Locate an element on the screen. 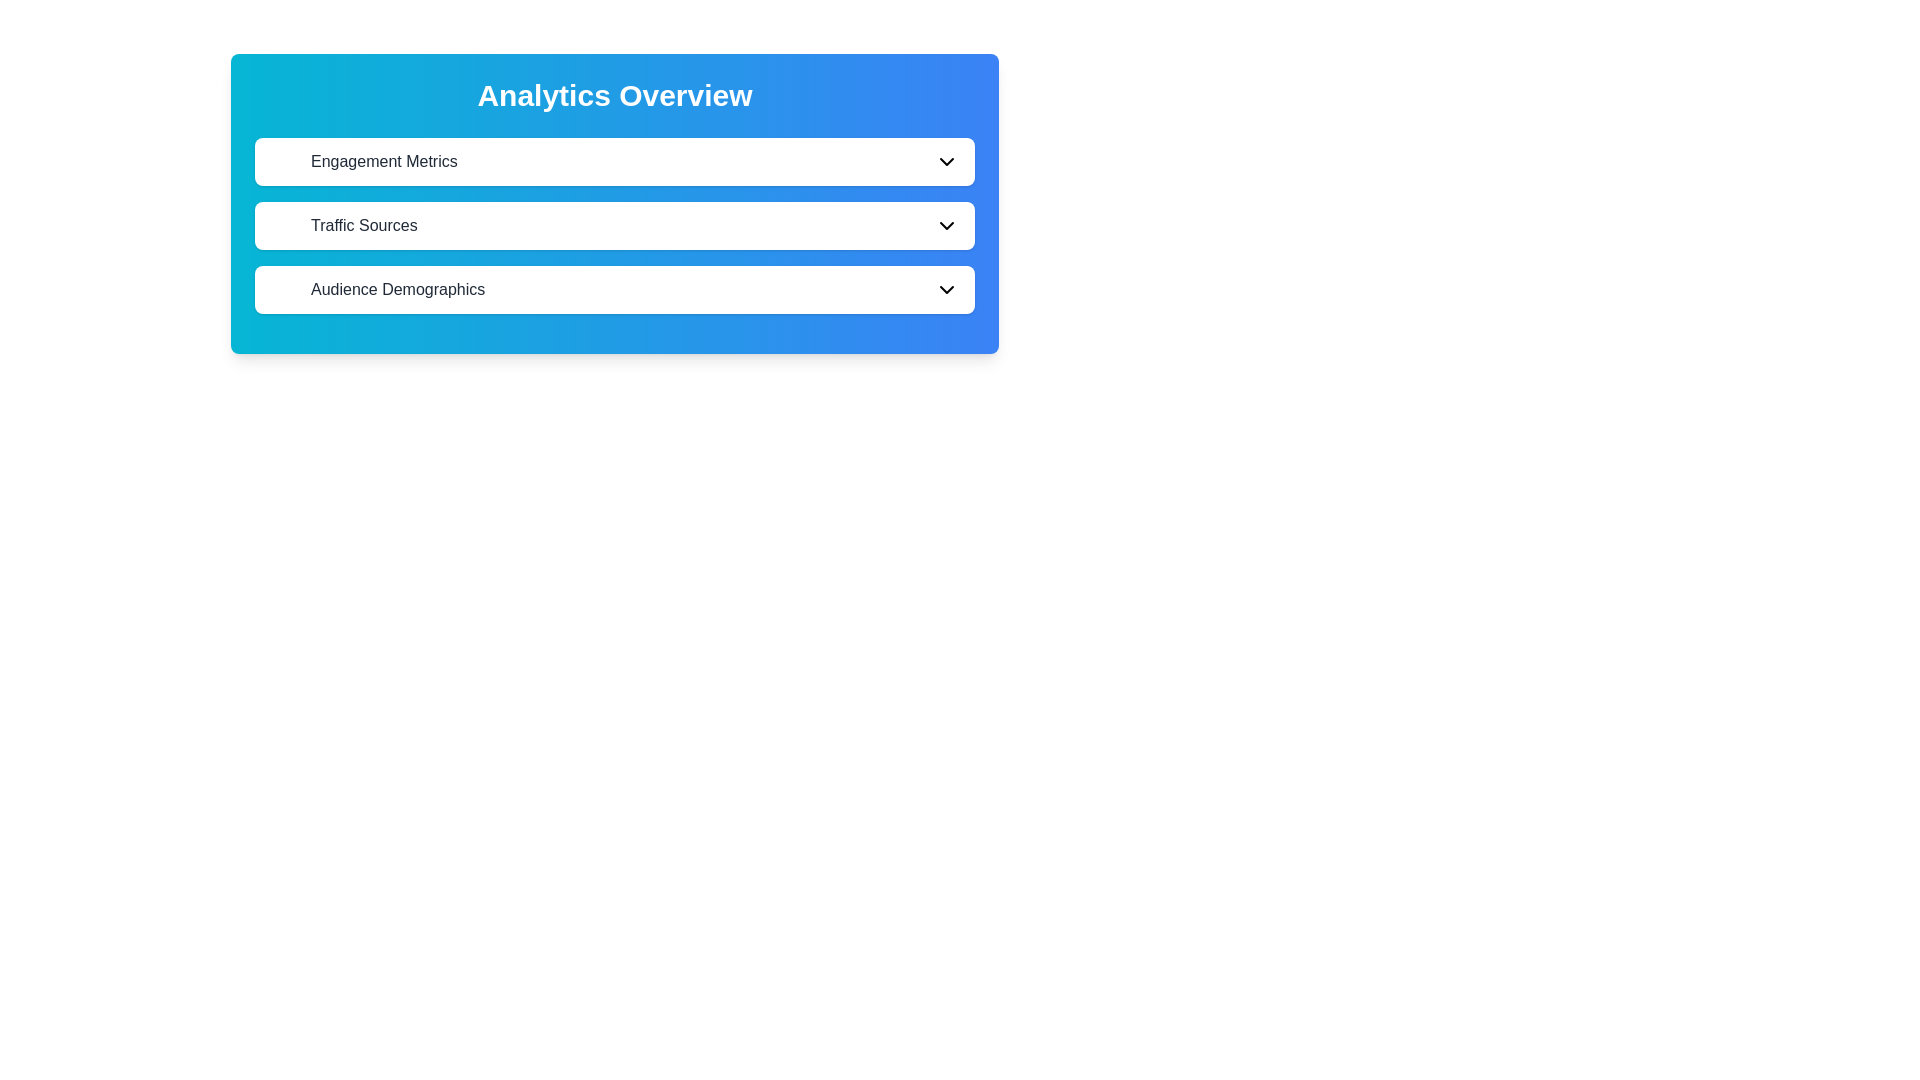 The image size is (1920, 1080). the text label that serves as a heading for audience demographics is located at coordinates (378, 289).